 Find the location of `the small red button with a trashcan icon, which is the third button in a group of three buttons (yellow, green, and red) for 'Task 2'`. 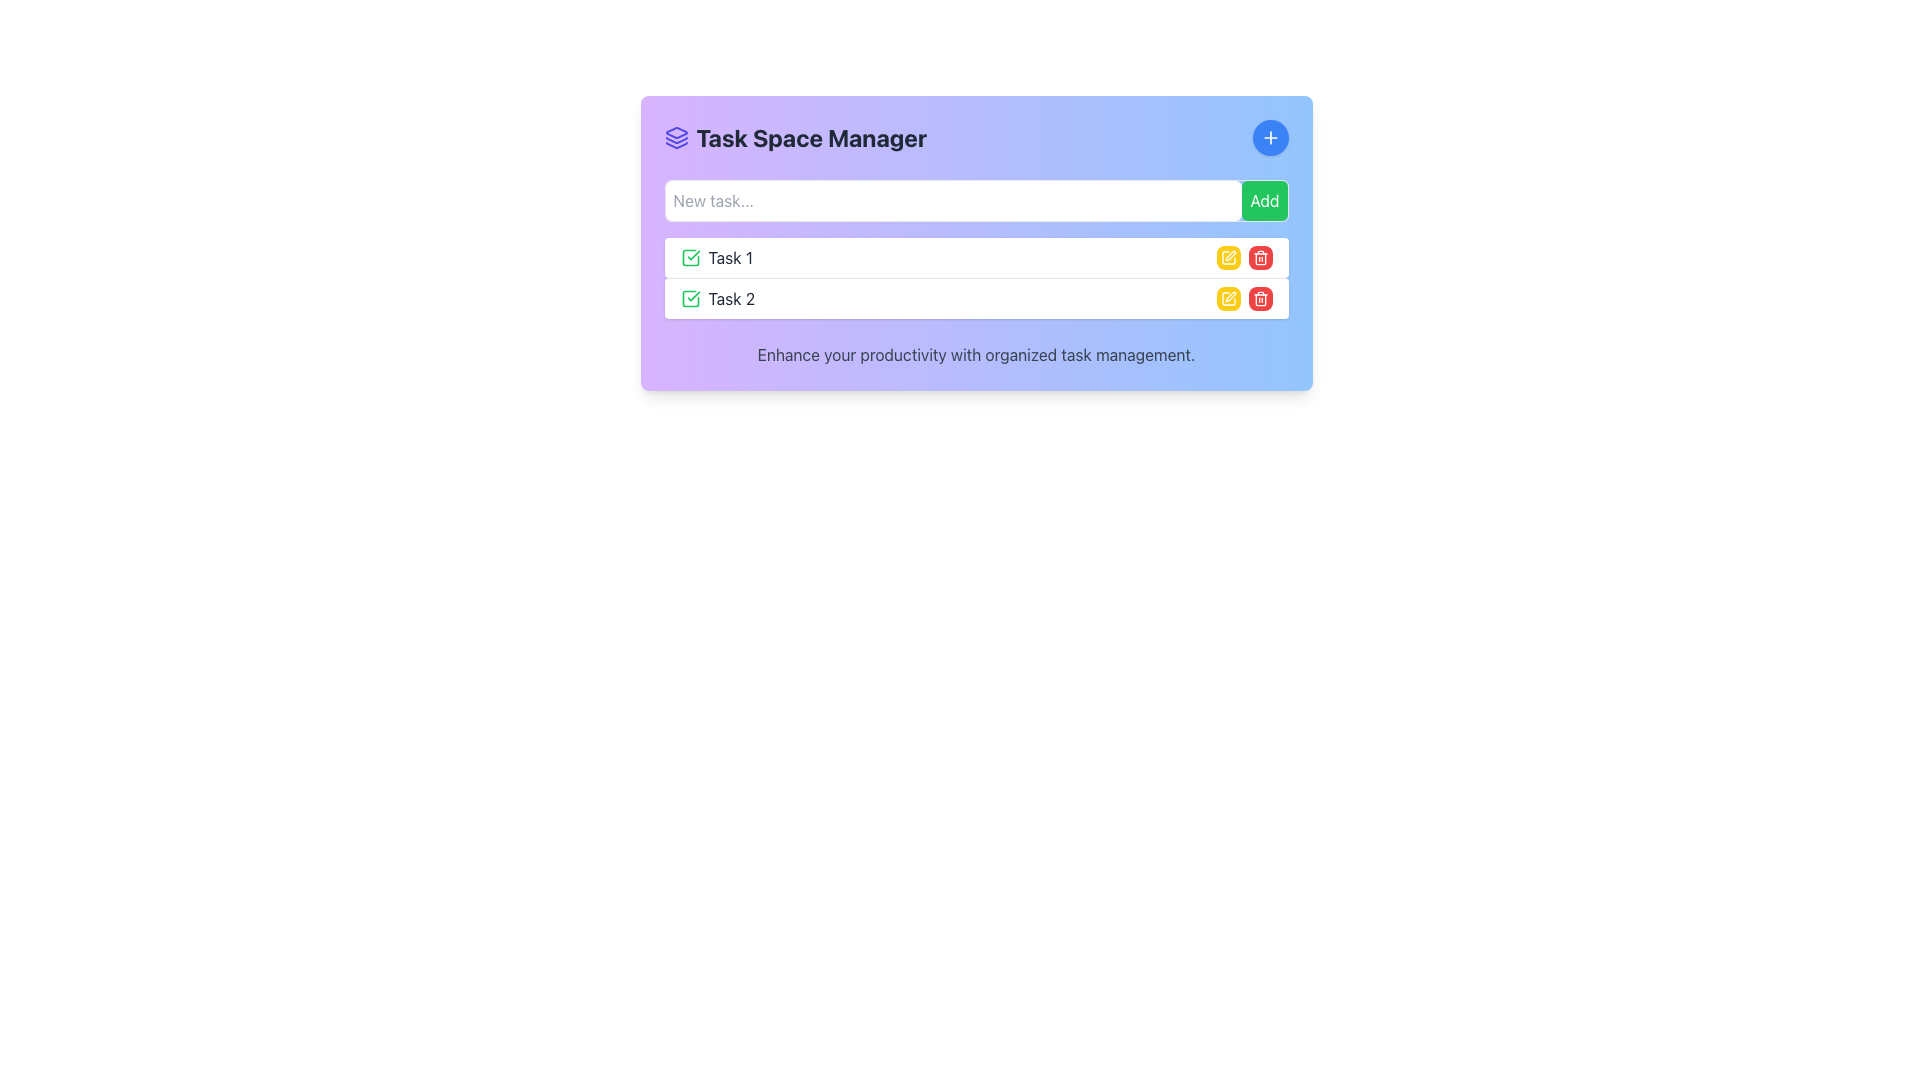

the small red button with a trashcan icon, which is the third button in a group of three buttons (yellow, green, and red) for 'Task 2' is located at coordinates (1259, 257).